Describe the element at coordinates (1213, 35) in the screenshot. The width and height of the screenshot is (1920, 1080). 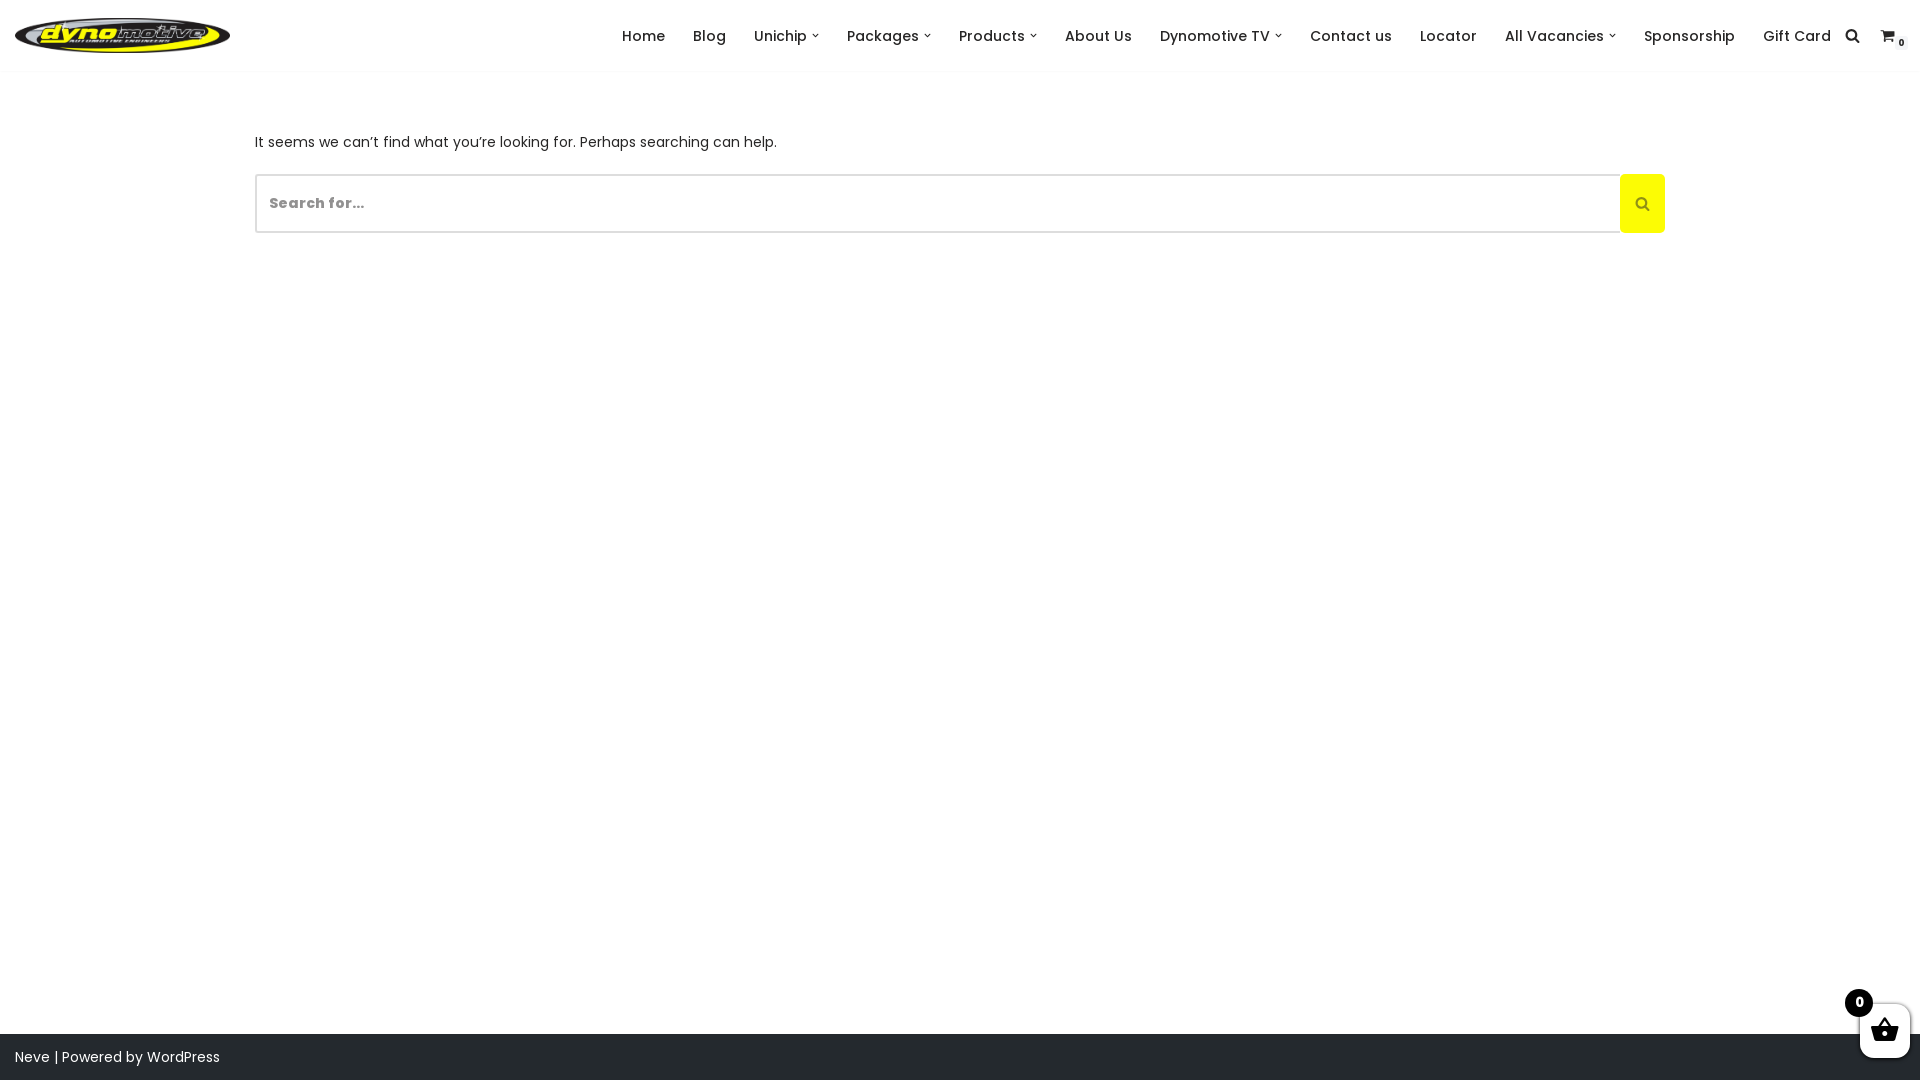
I see `'Dynomotive TV'` at that location.